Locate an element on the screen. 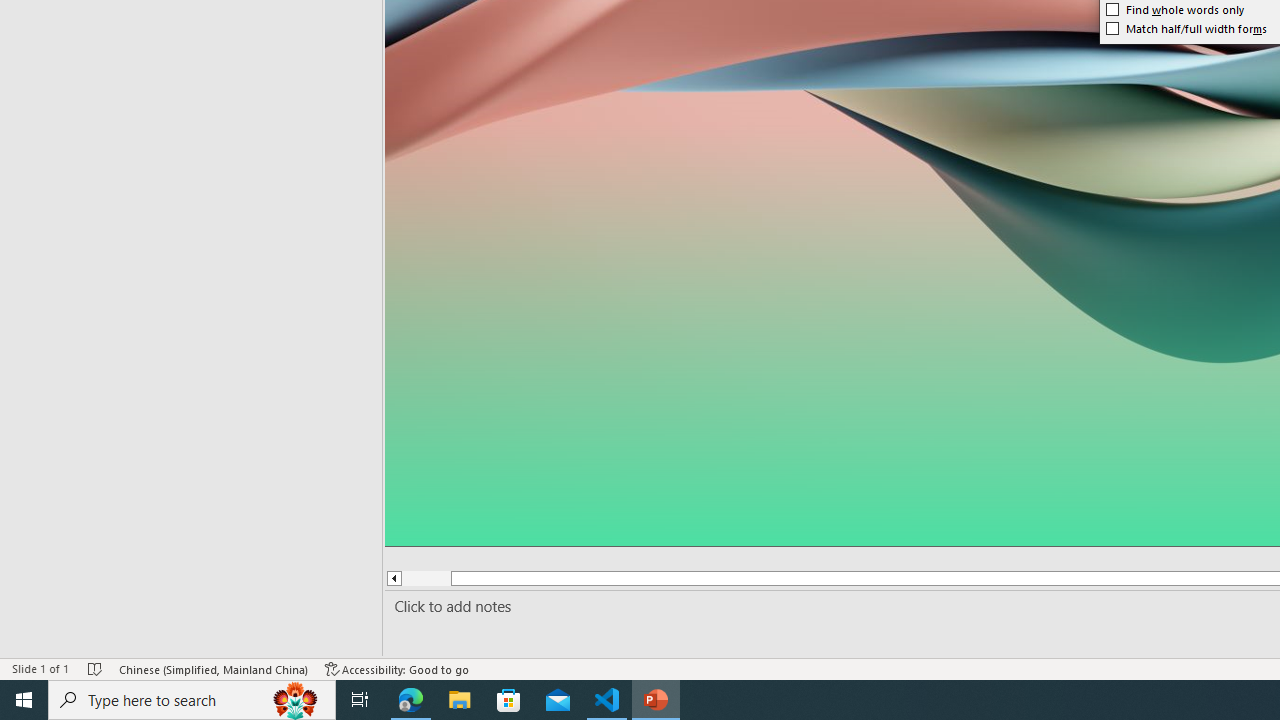 Image resolution: width=1280 pixels, height=720 pixels. 'Microsoft Edge - 1 running window' is located at coordinates (410, 698).